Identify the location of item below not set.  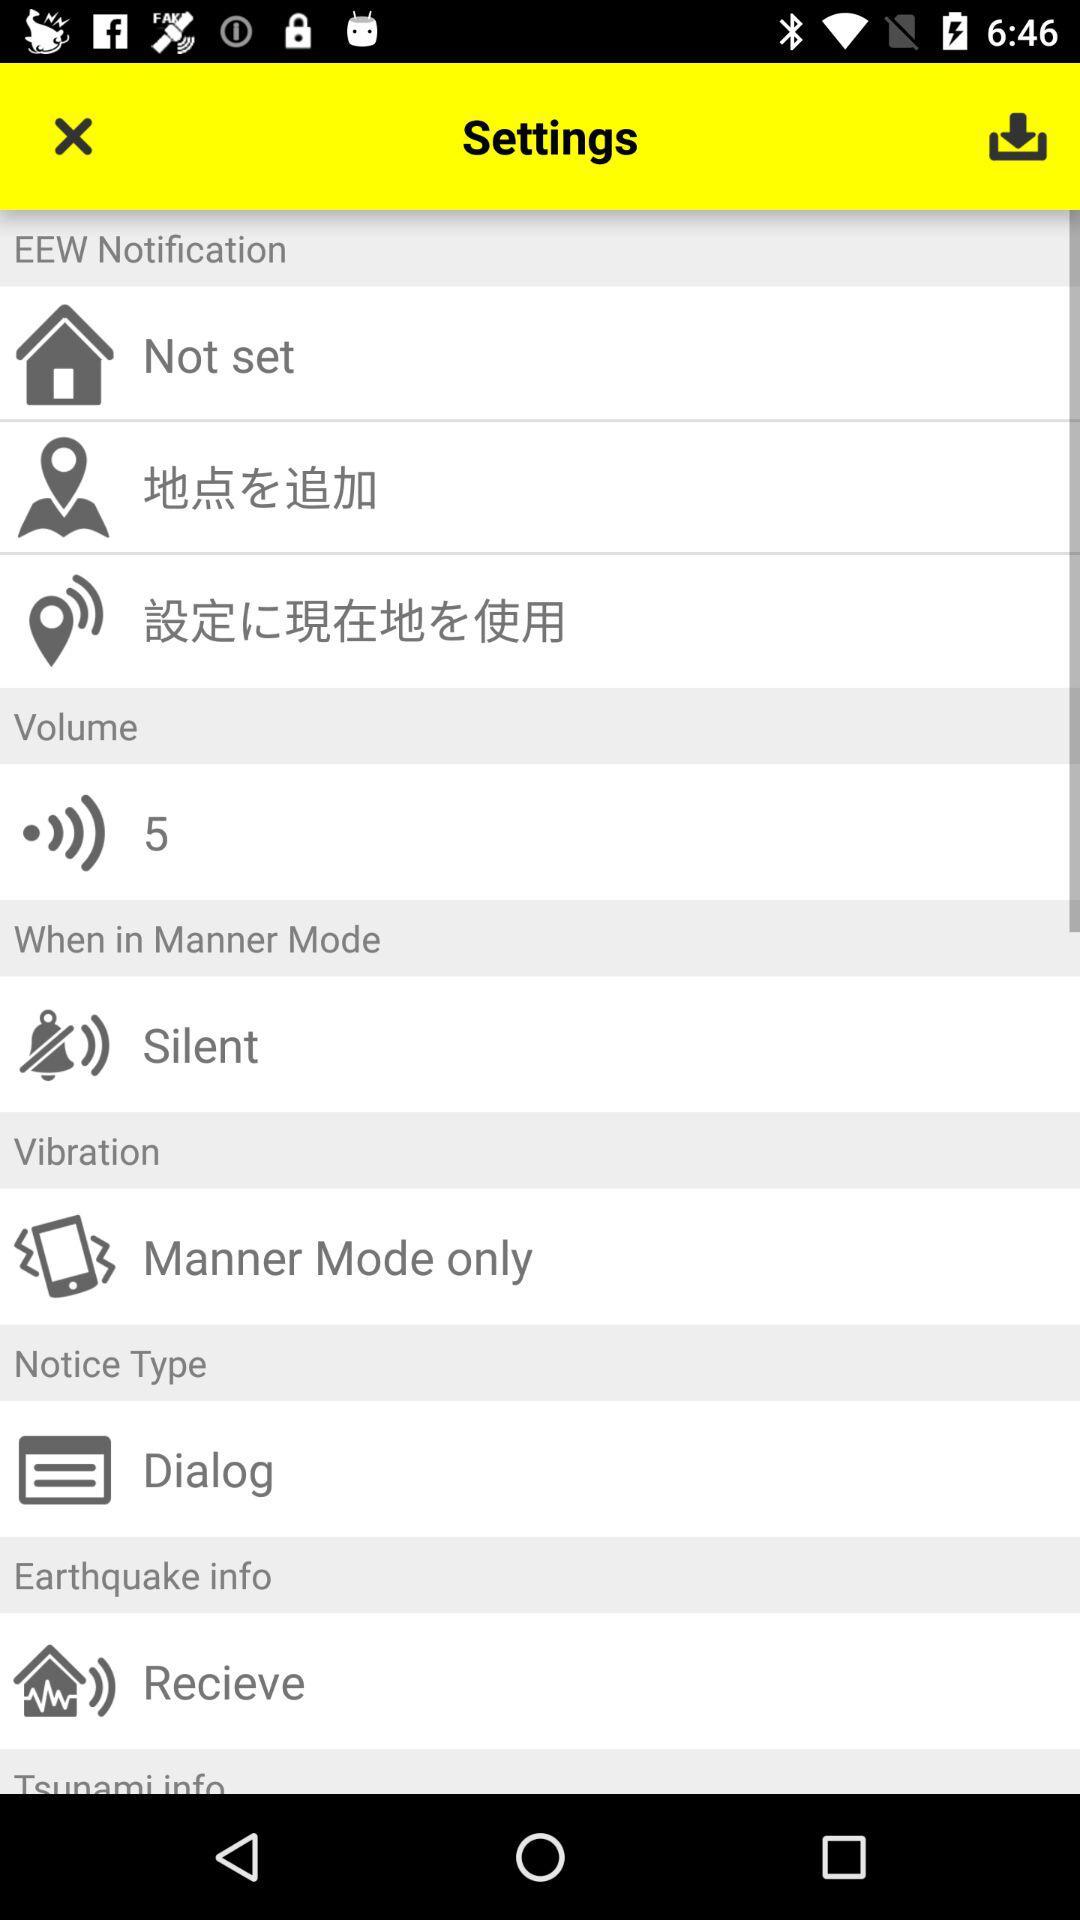
(603, 487).